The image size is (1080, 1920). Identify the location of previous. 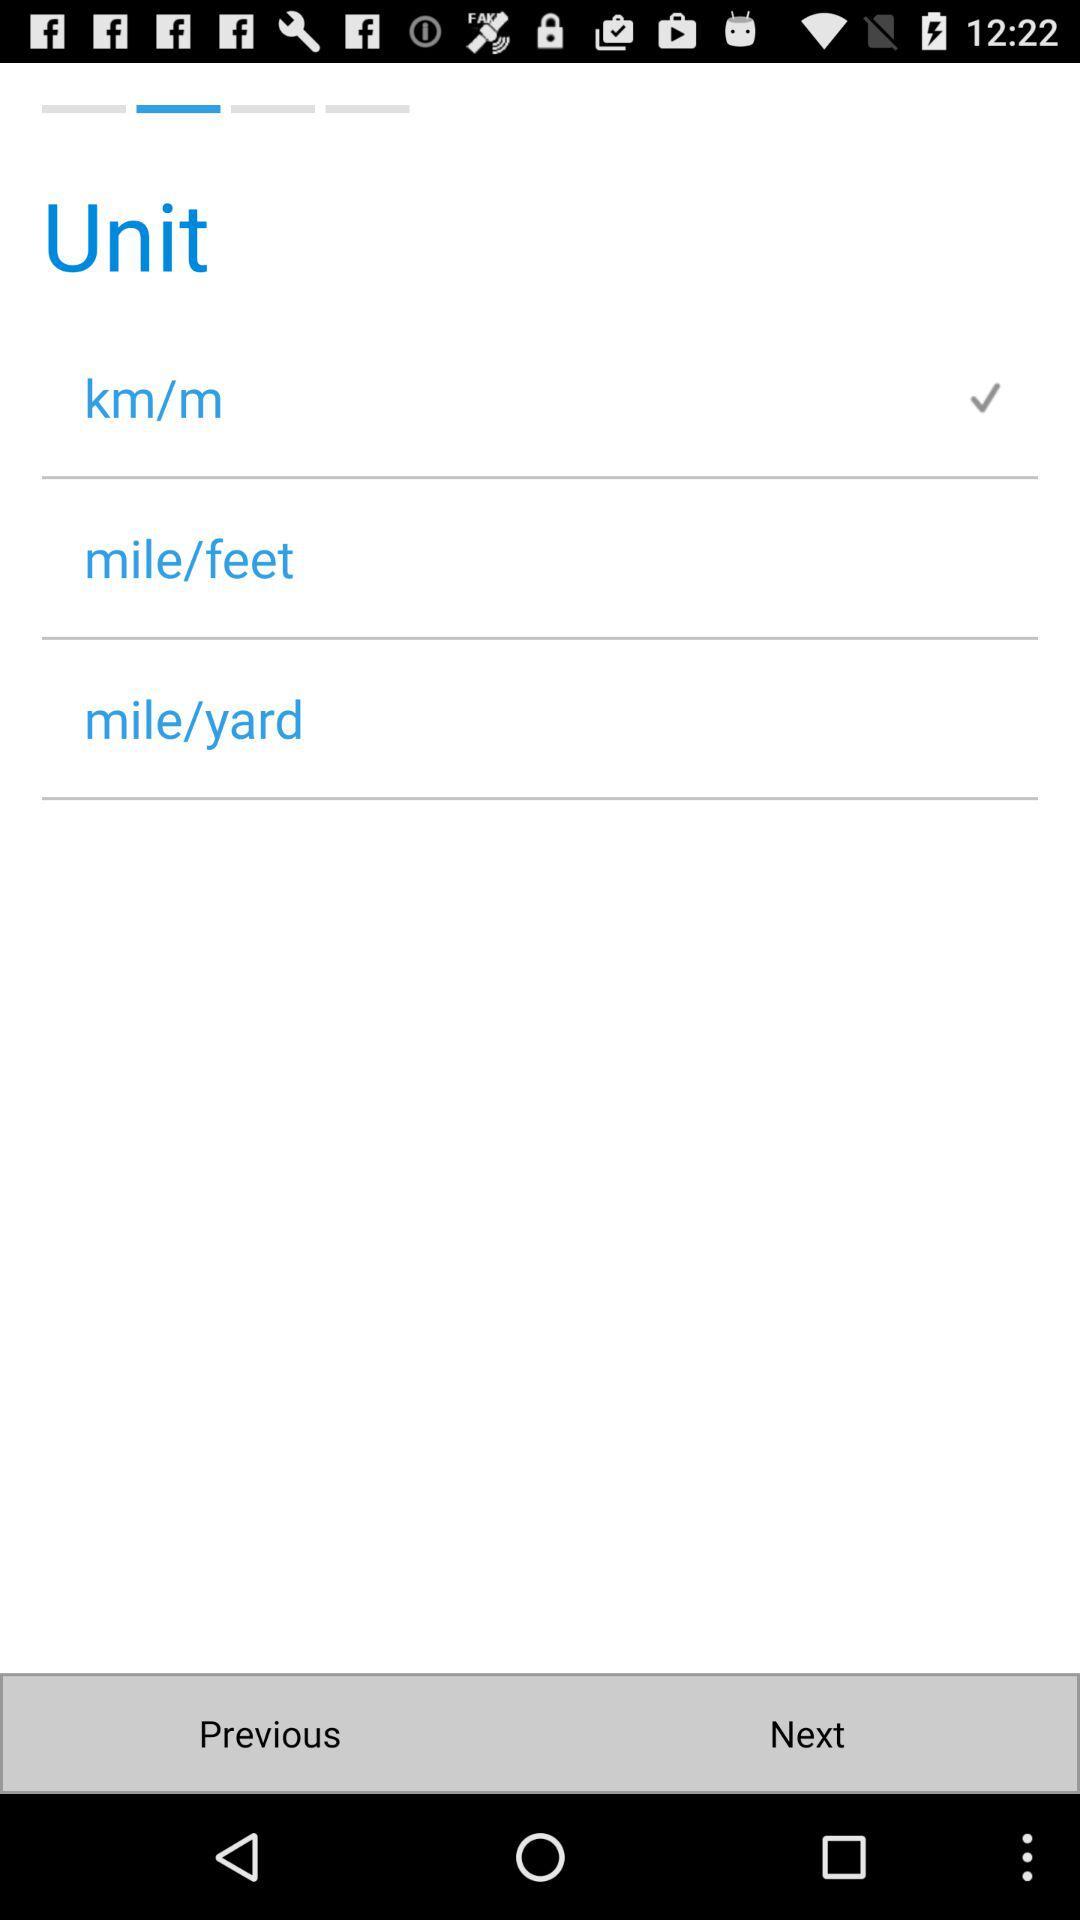
(270, 1732).